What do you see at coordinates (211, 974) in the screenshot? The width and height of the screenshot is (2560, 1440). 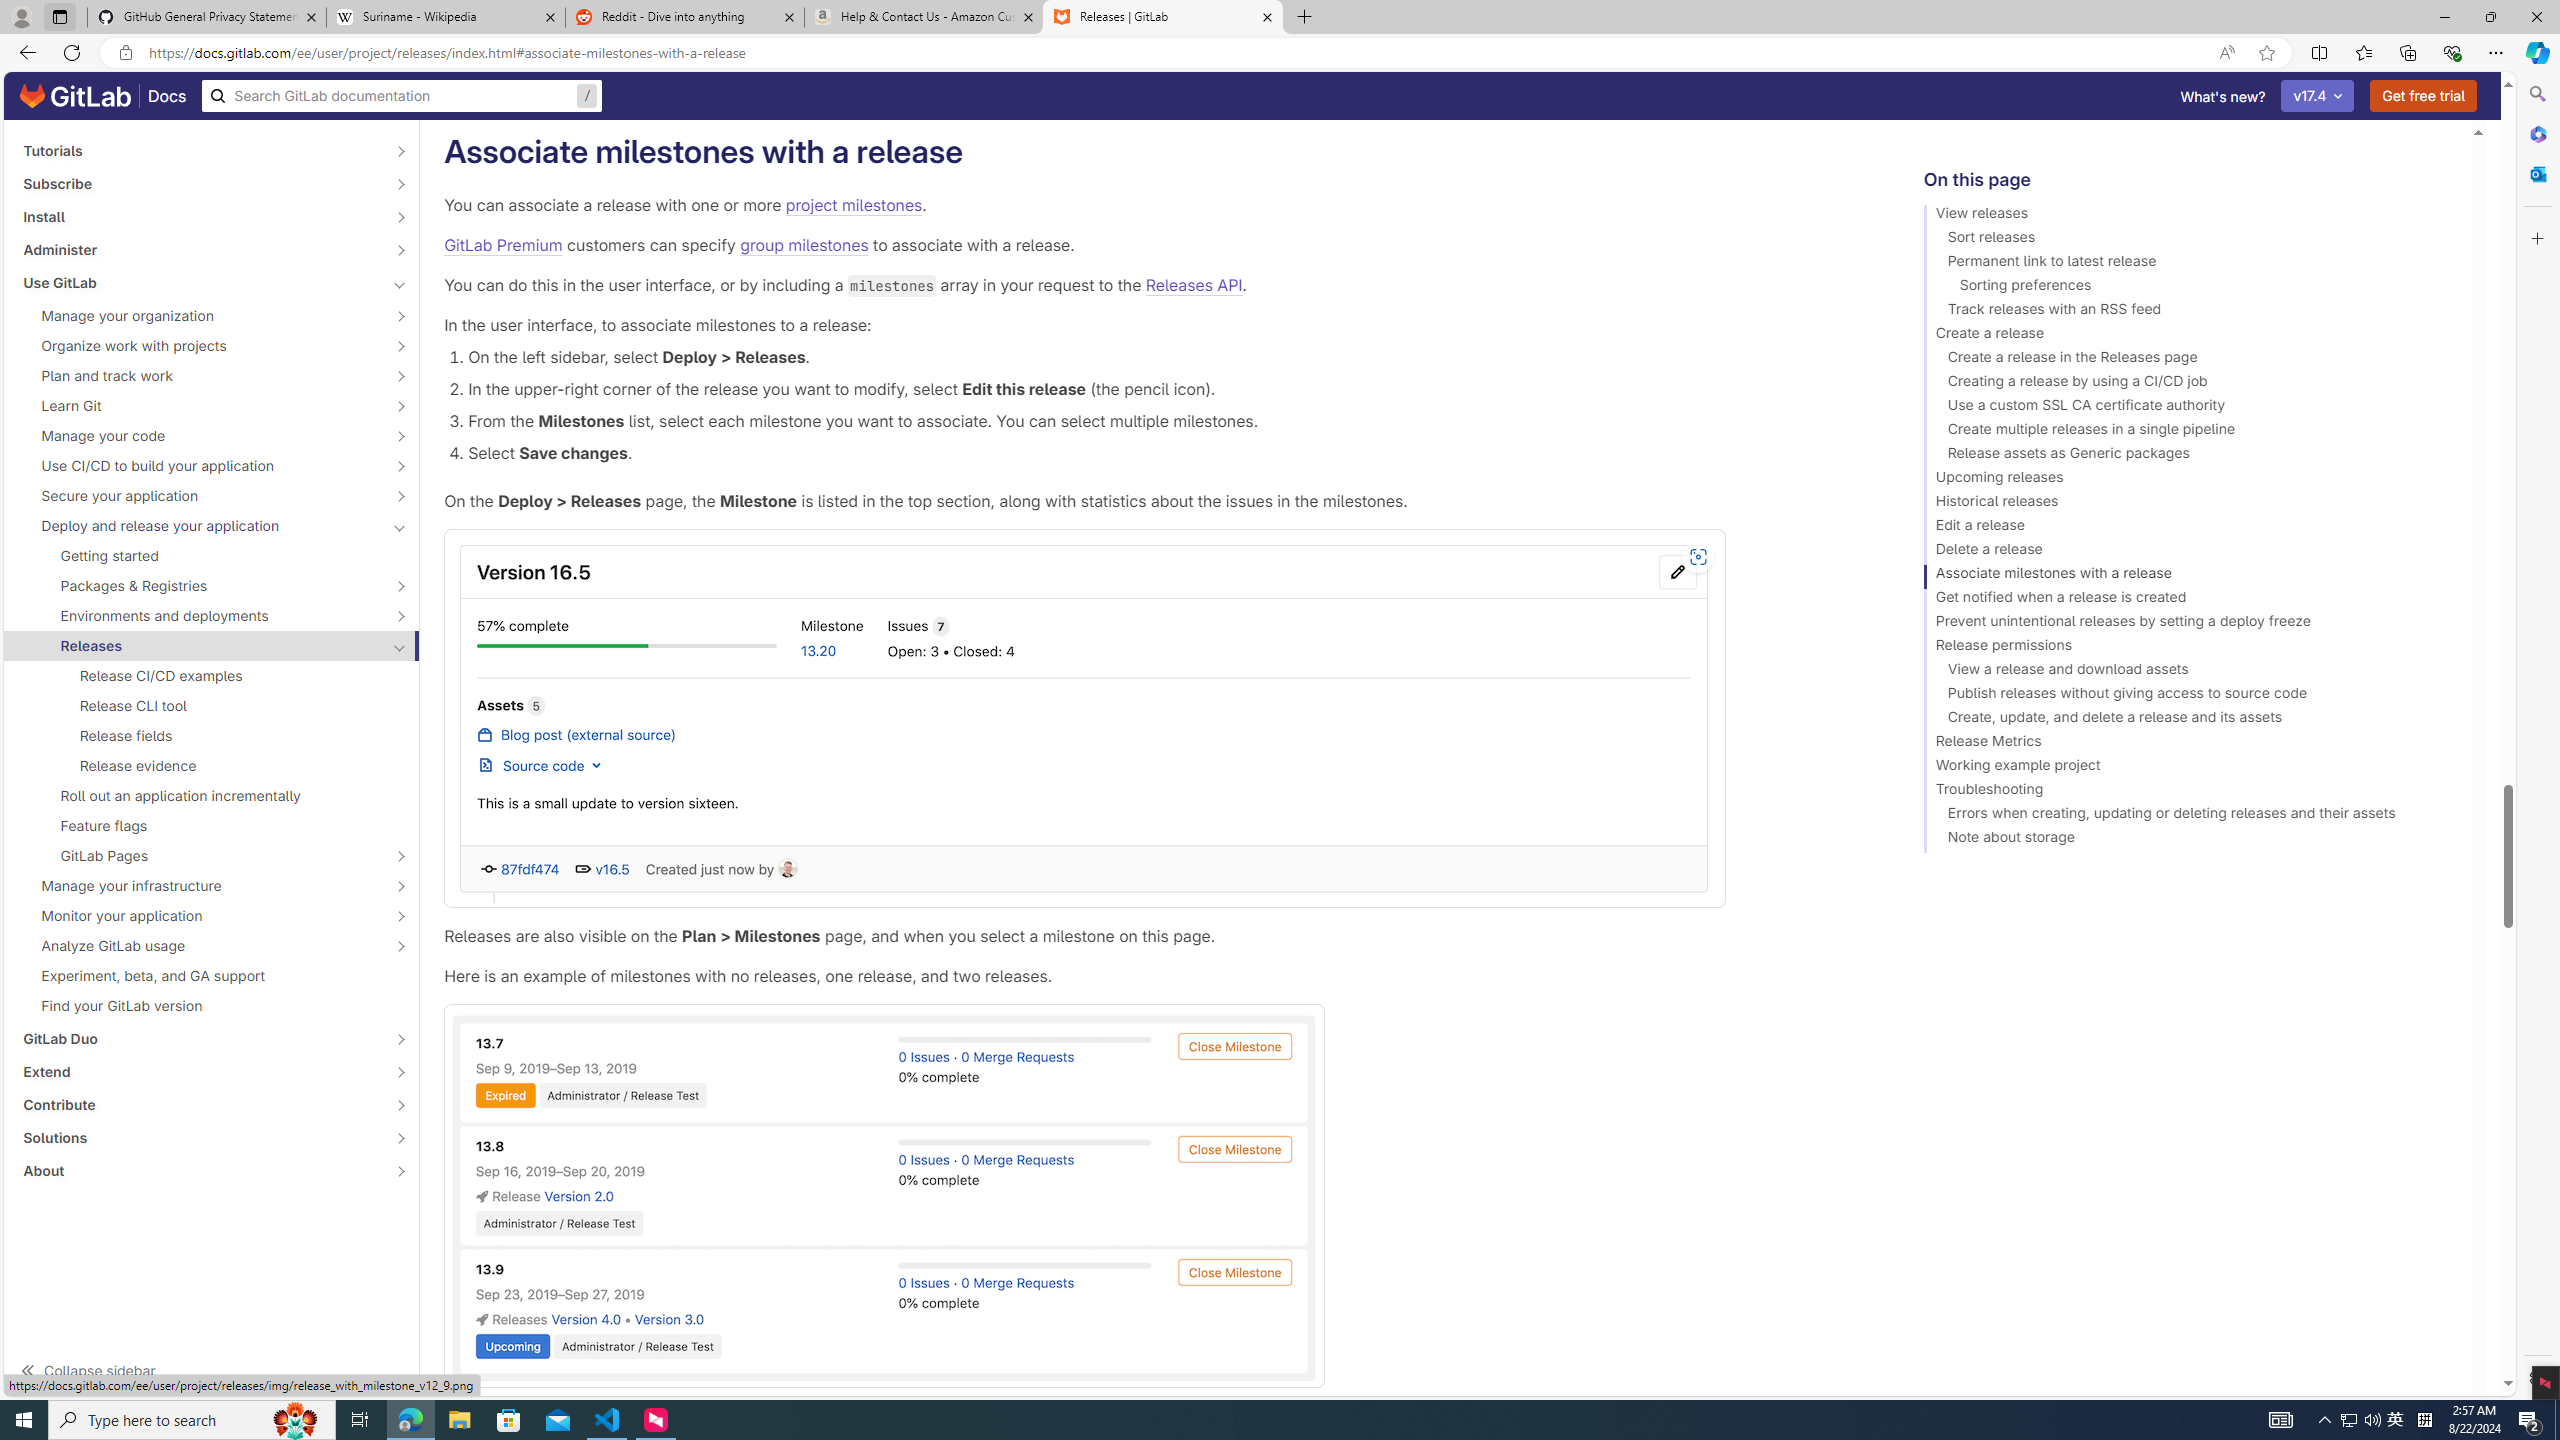 I see `'Experiment, beta, and GA support'` at bounding box center [211, 974].